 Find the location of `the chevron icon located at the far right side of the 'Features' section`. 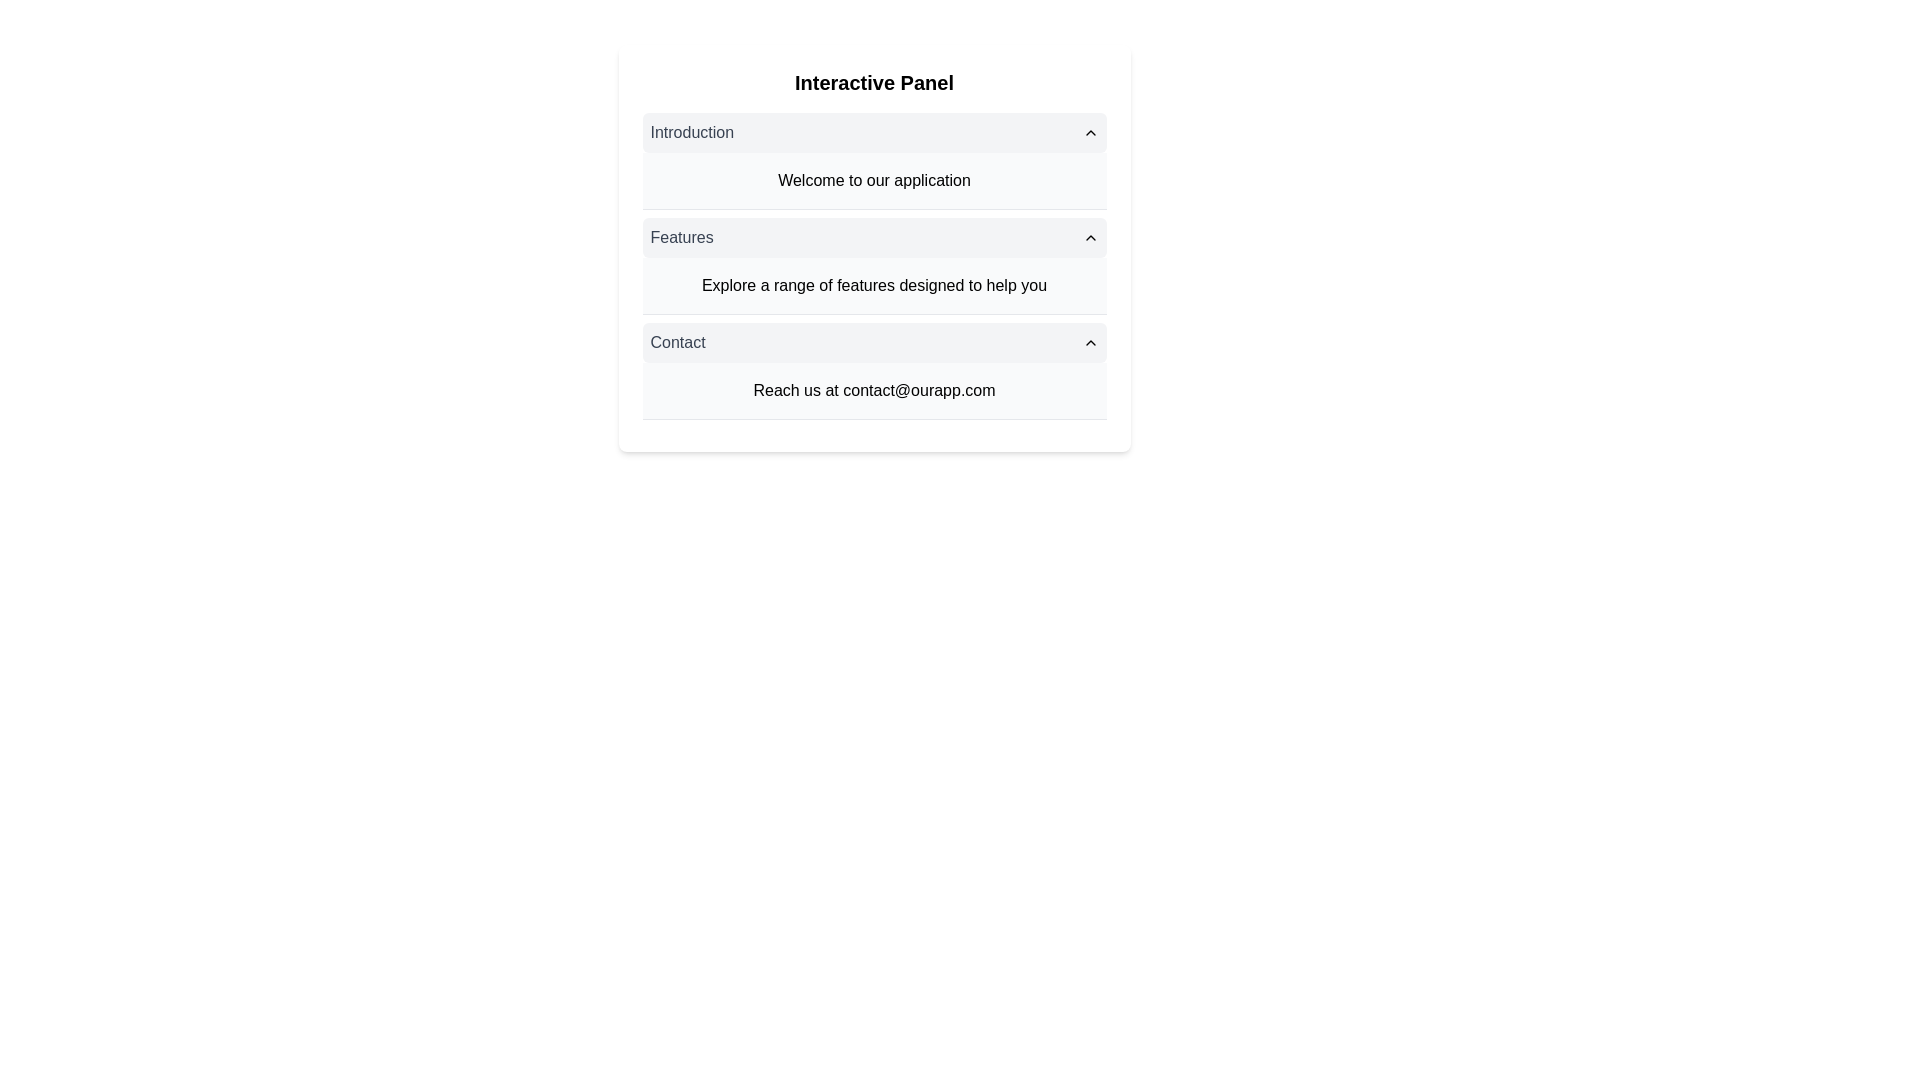

the chevron icon located at the far right side of the 'Features' section is located at coordinates (1089, 237).